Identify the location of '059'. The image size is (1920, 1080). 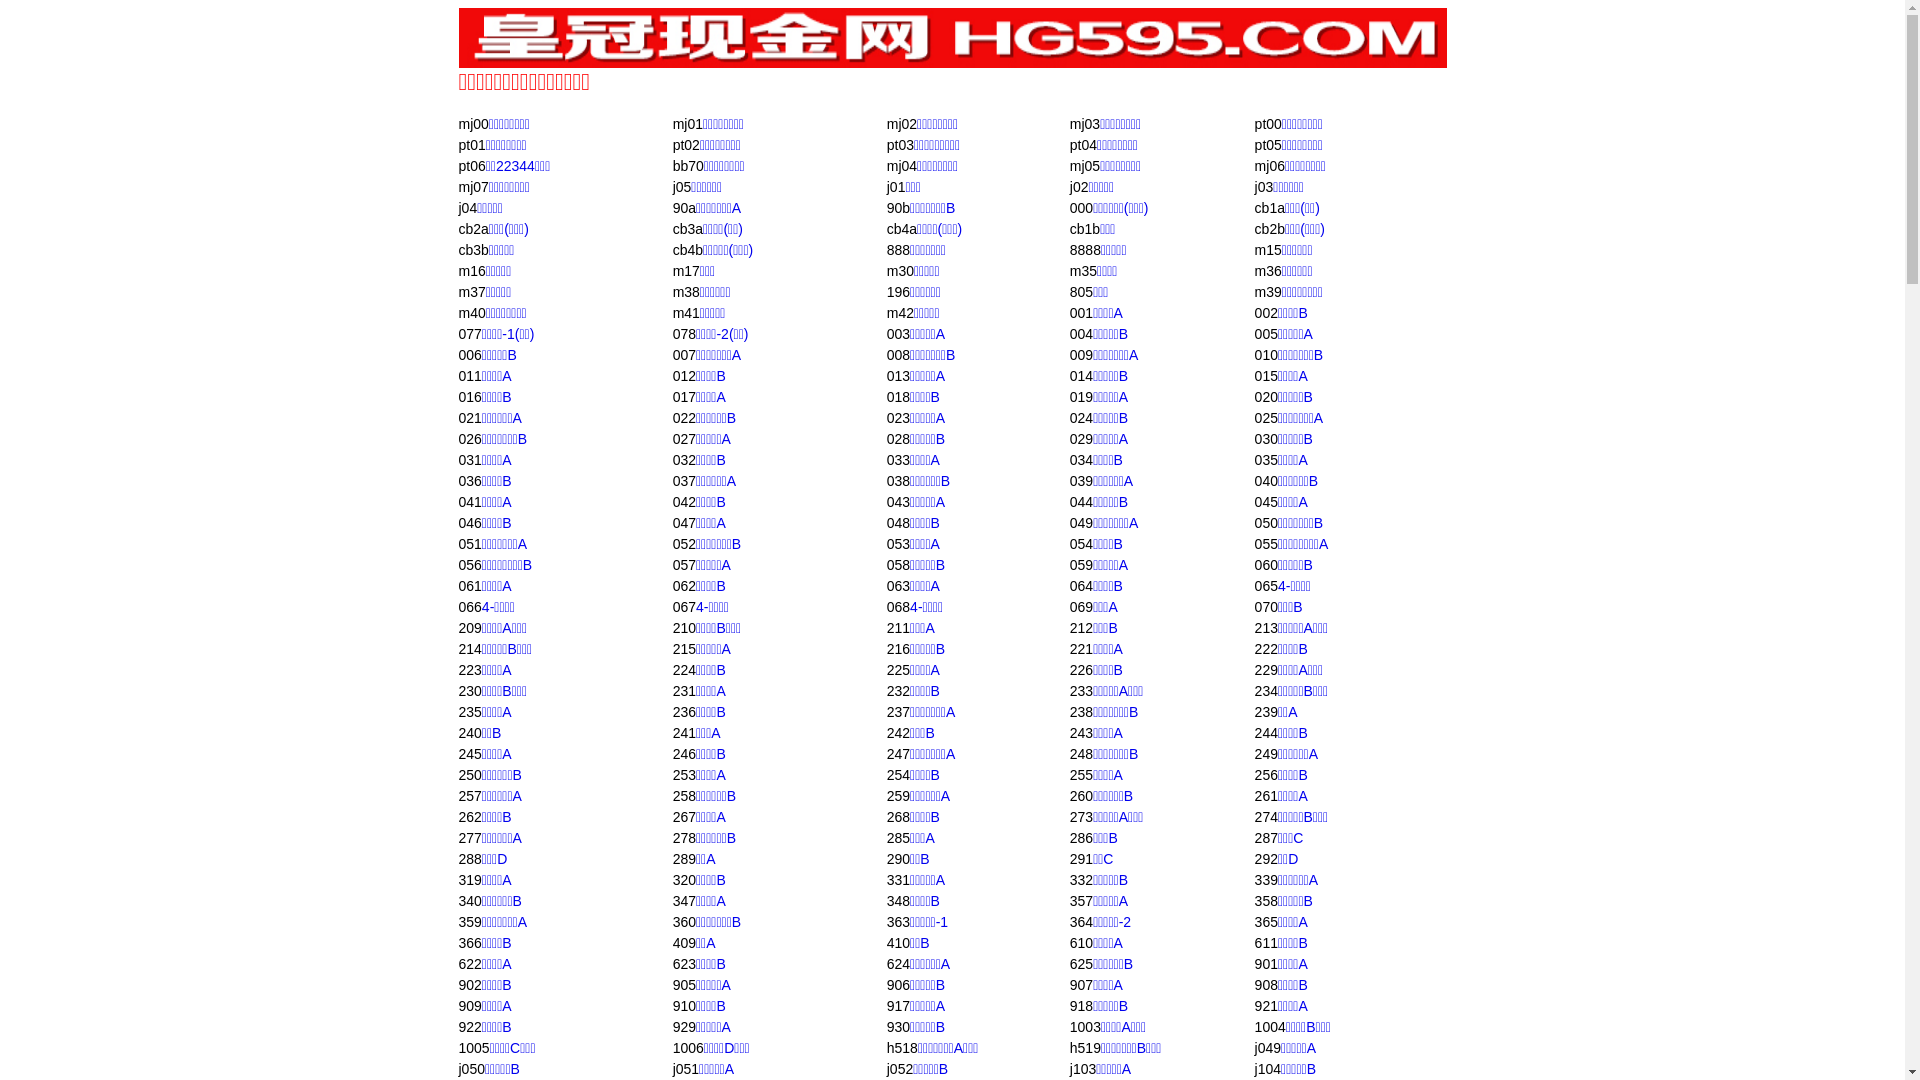
(1080, 564).